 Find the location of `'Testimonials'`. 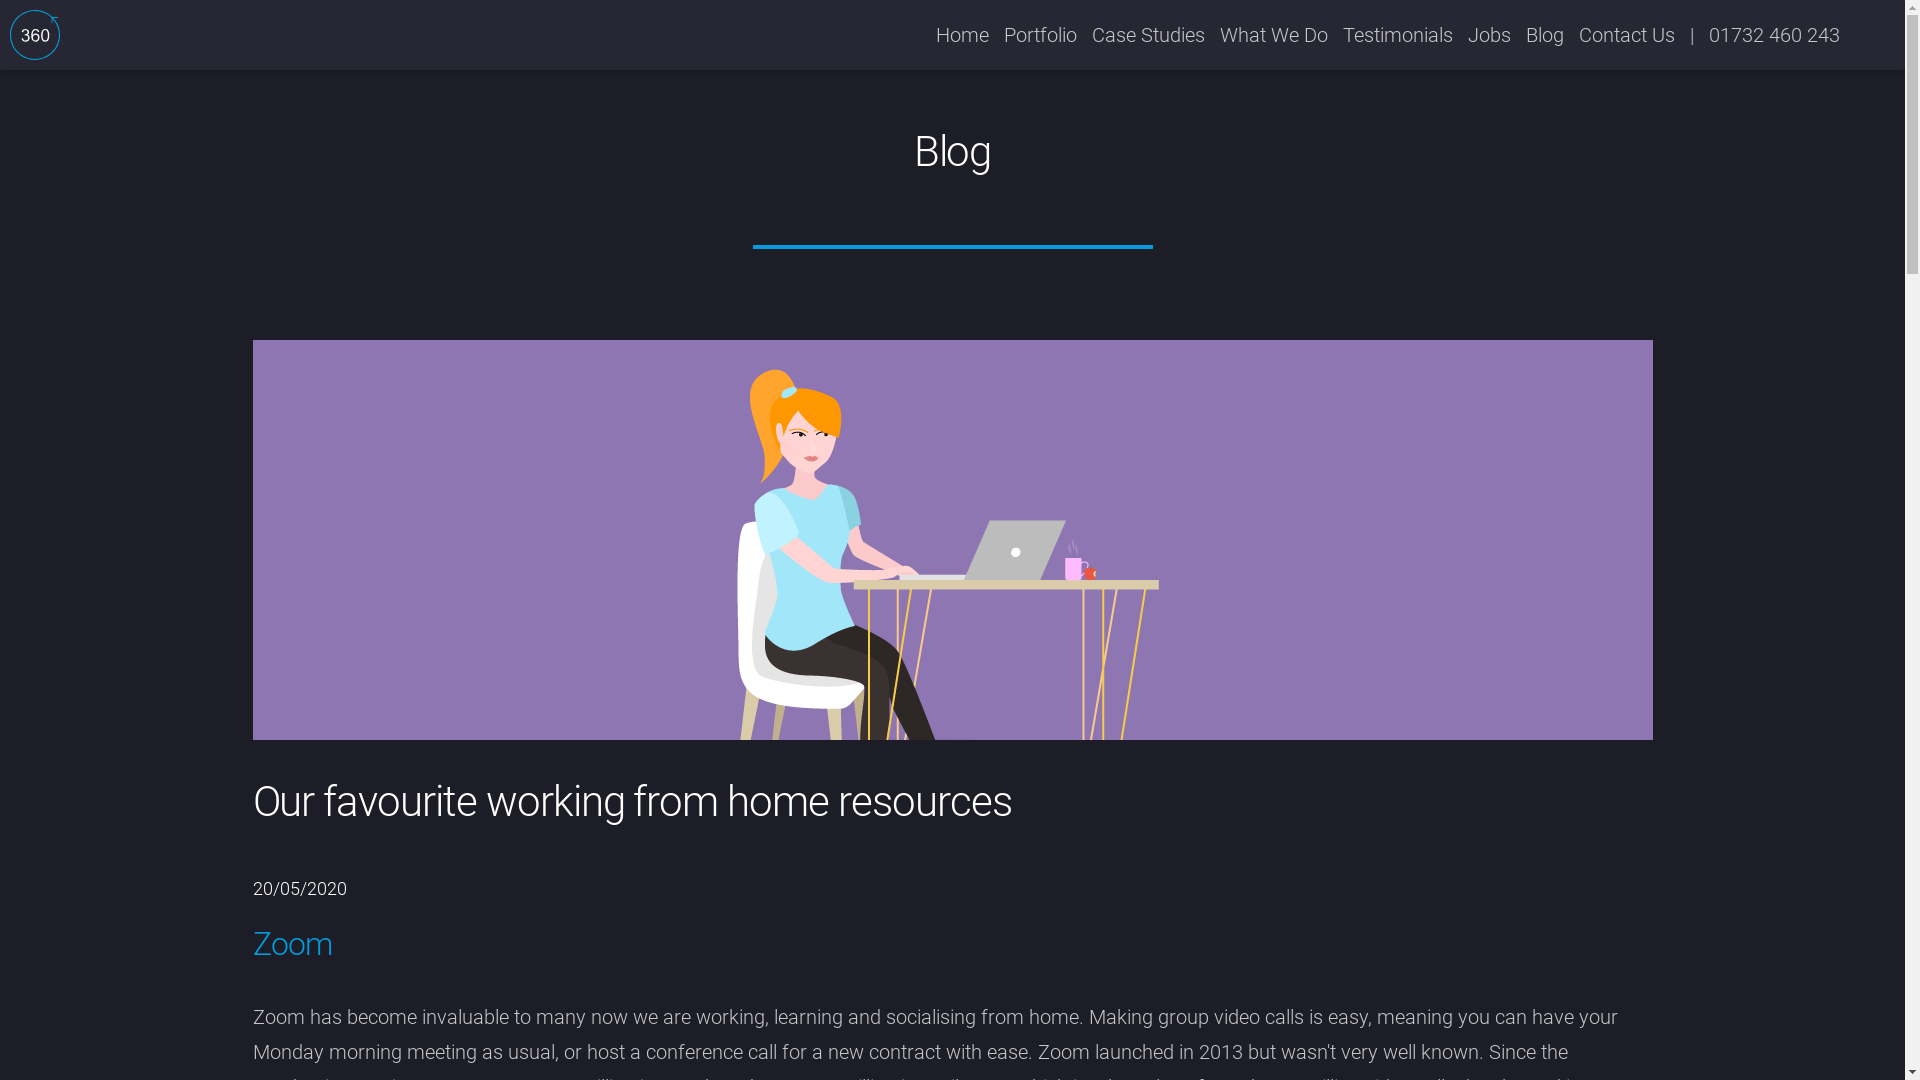

'Testimonials' is located at coordinates (1343, 35).